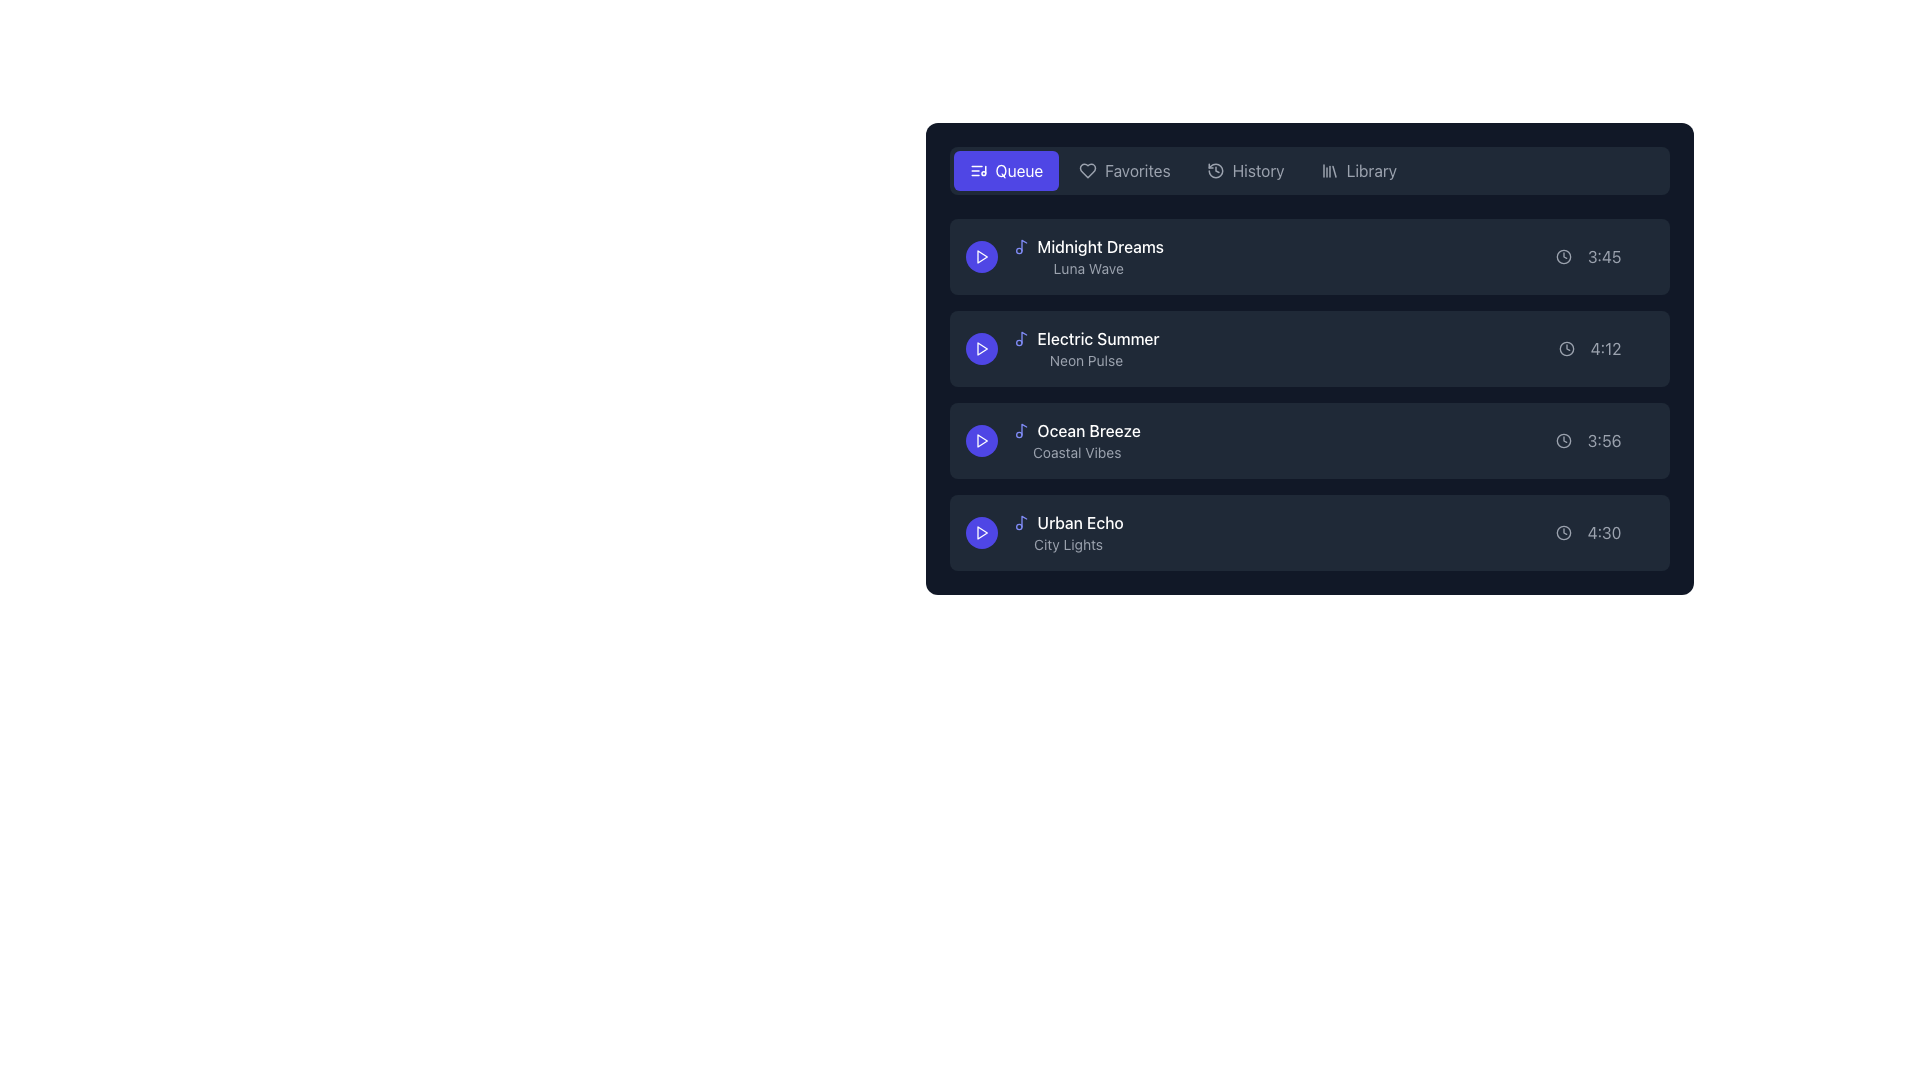 This screenshot has height=1080, width=1920. I want to click on the text label indicating the time duration of the song 'Ocean Breeze', so click(1604, 439).